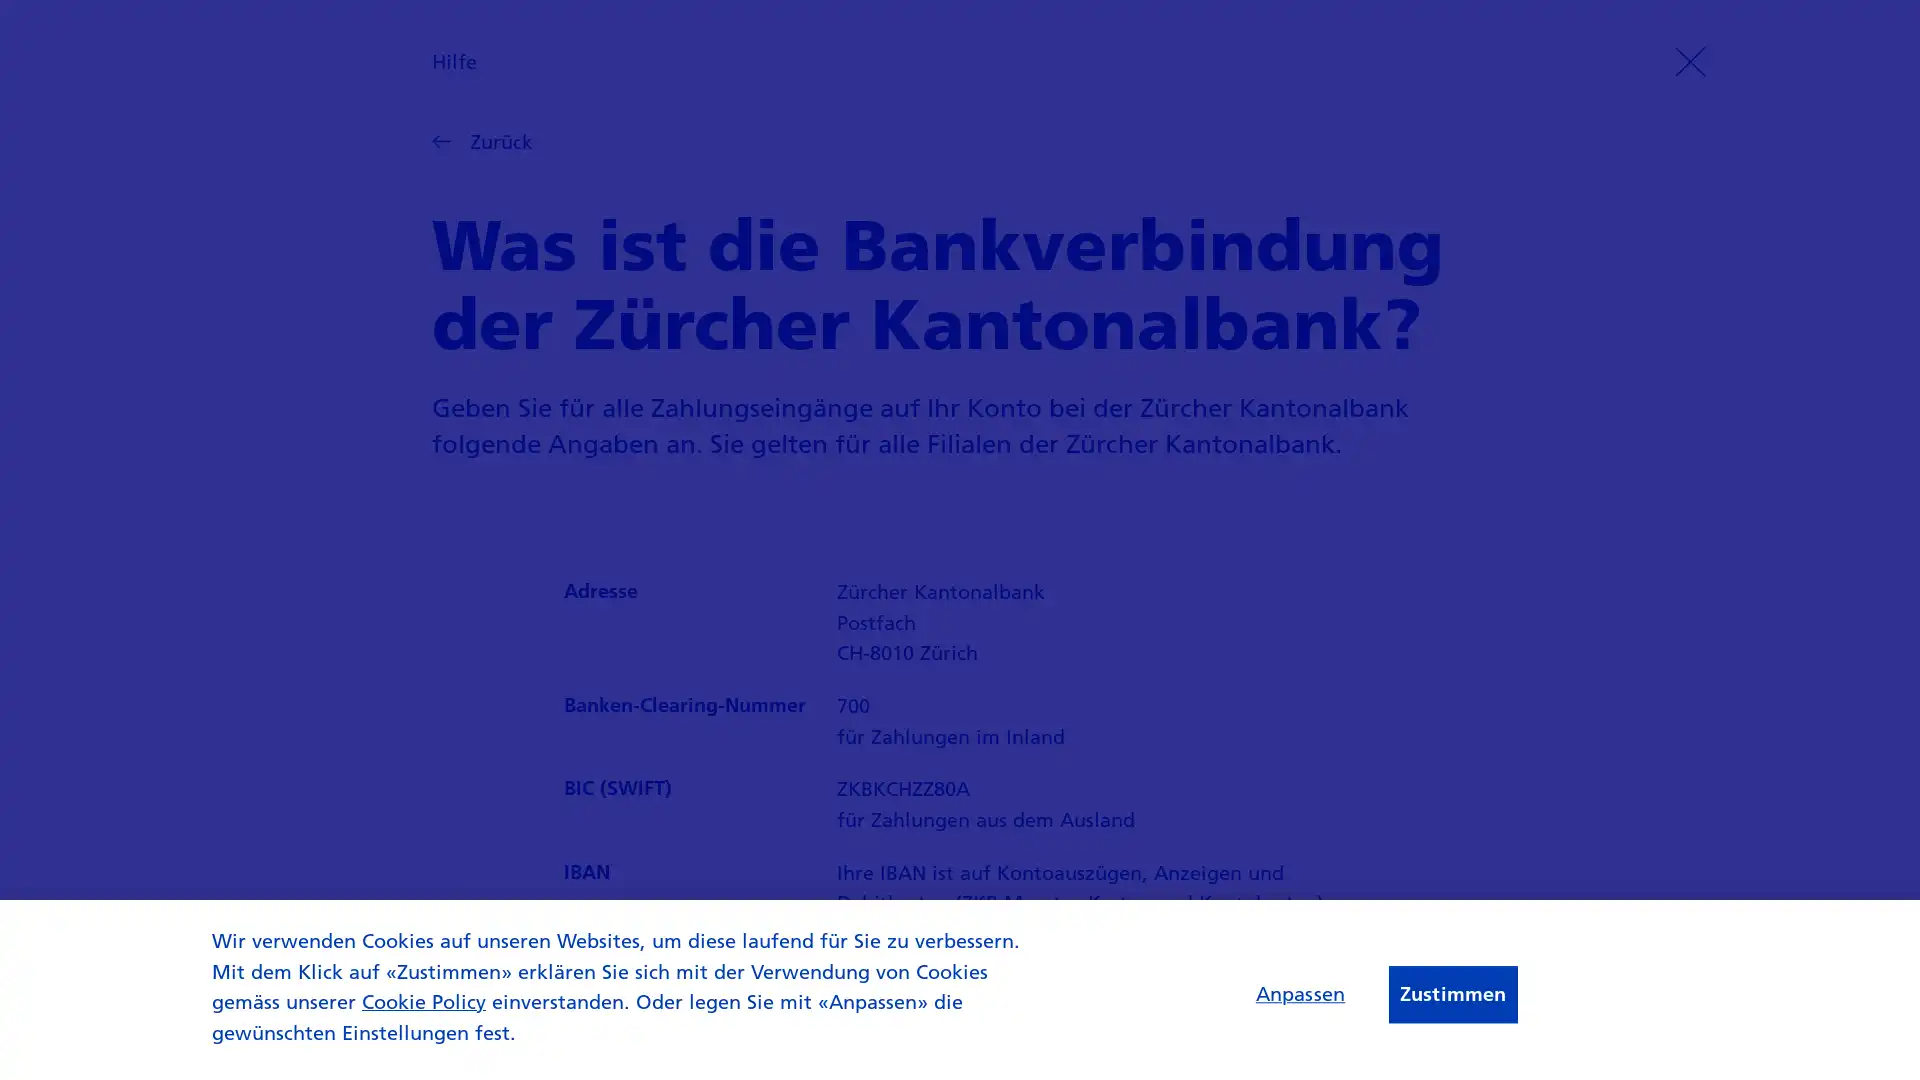  I want to click on Zustimmen, so click(1452, 994).